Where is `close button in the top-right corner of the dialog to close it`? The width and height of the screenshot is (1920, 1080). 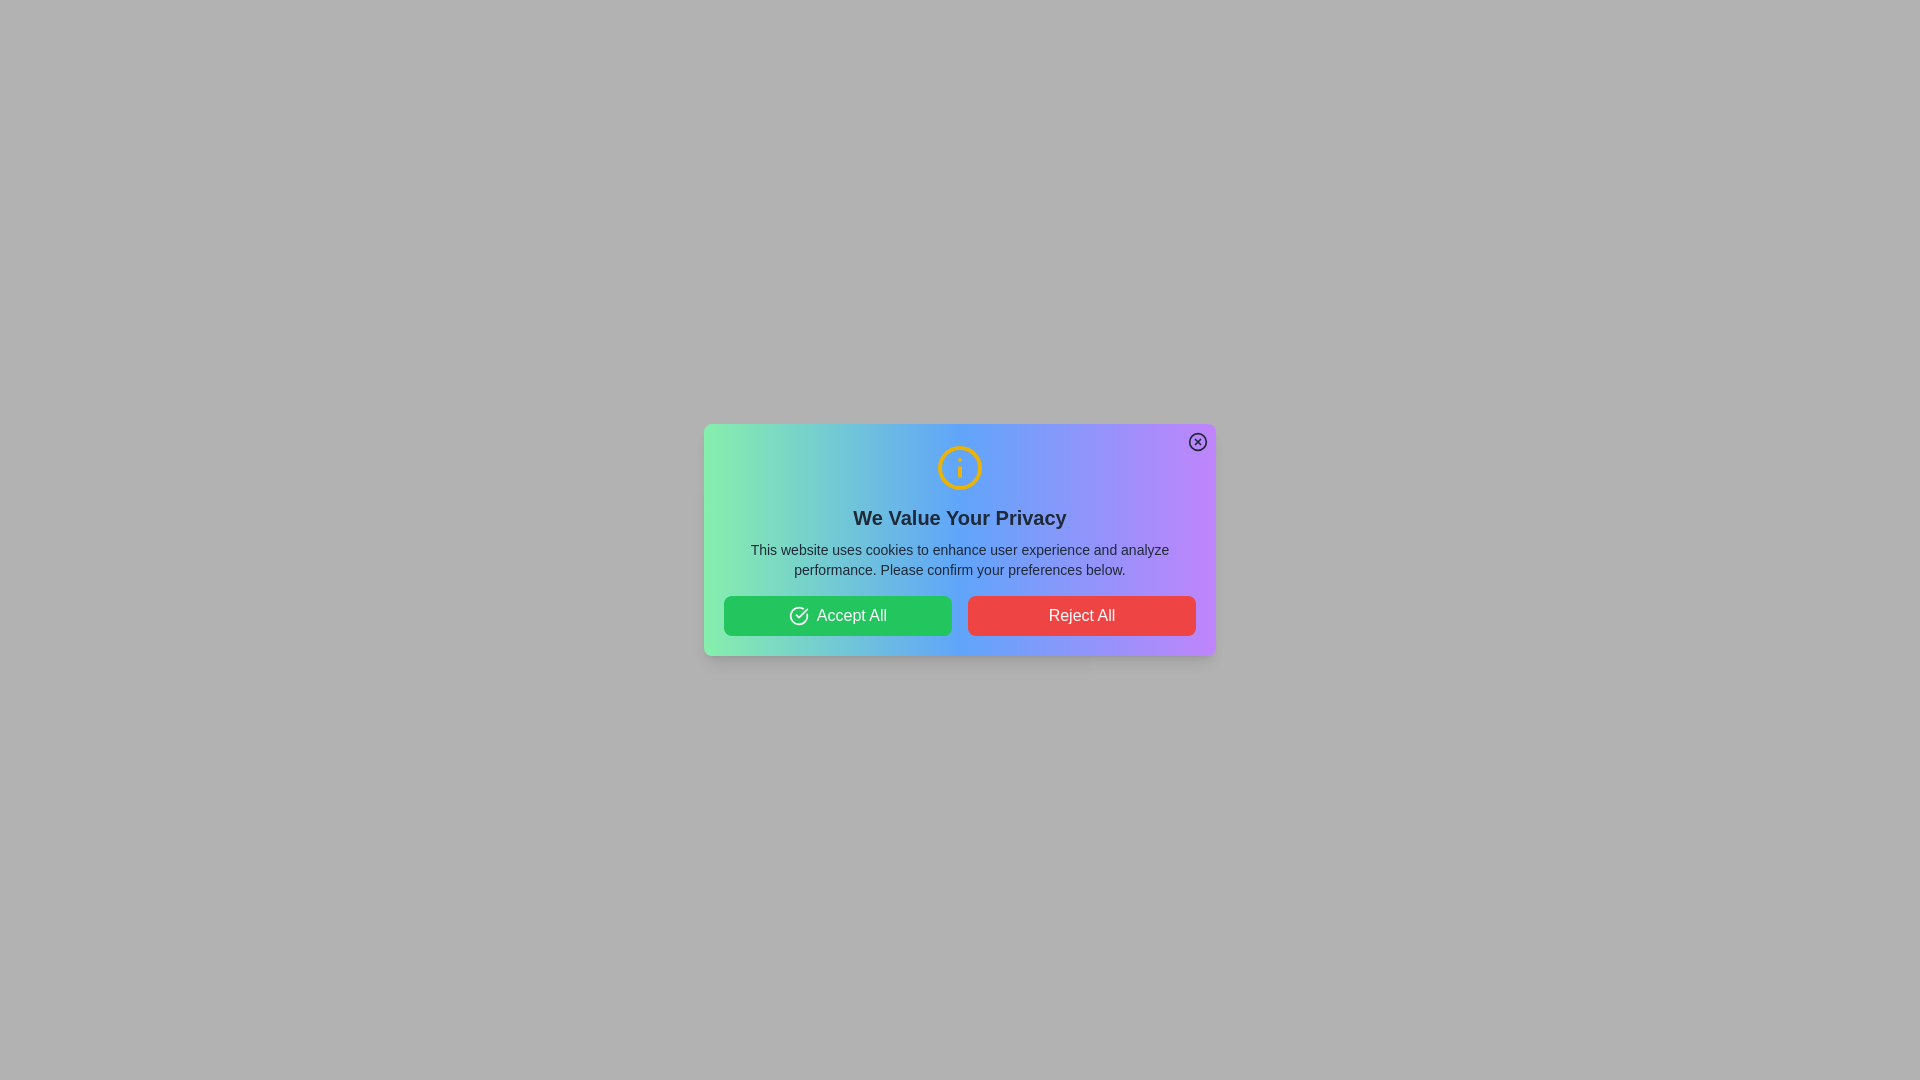 close button in the top-right corner of the dialog to close it is located at coordinates (1198, 441).